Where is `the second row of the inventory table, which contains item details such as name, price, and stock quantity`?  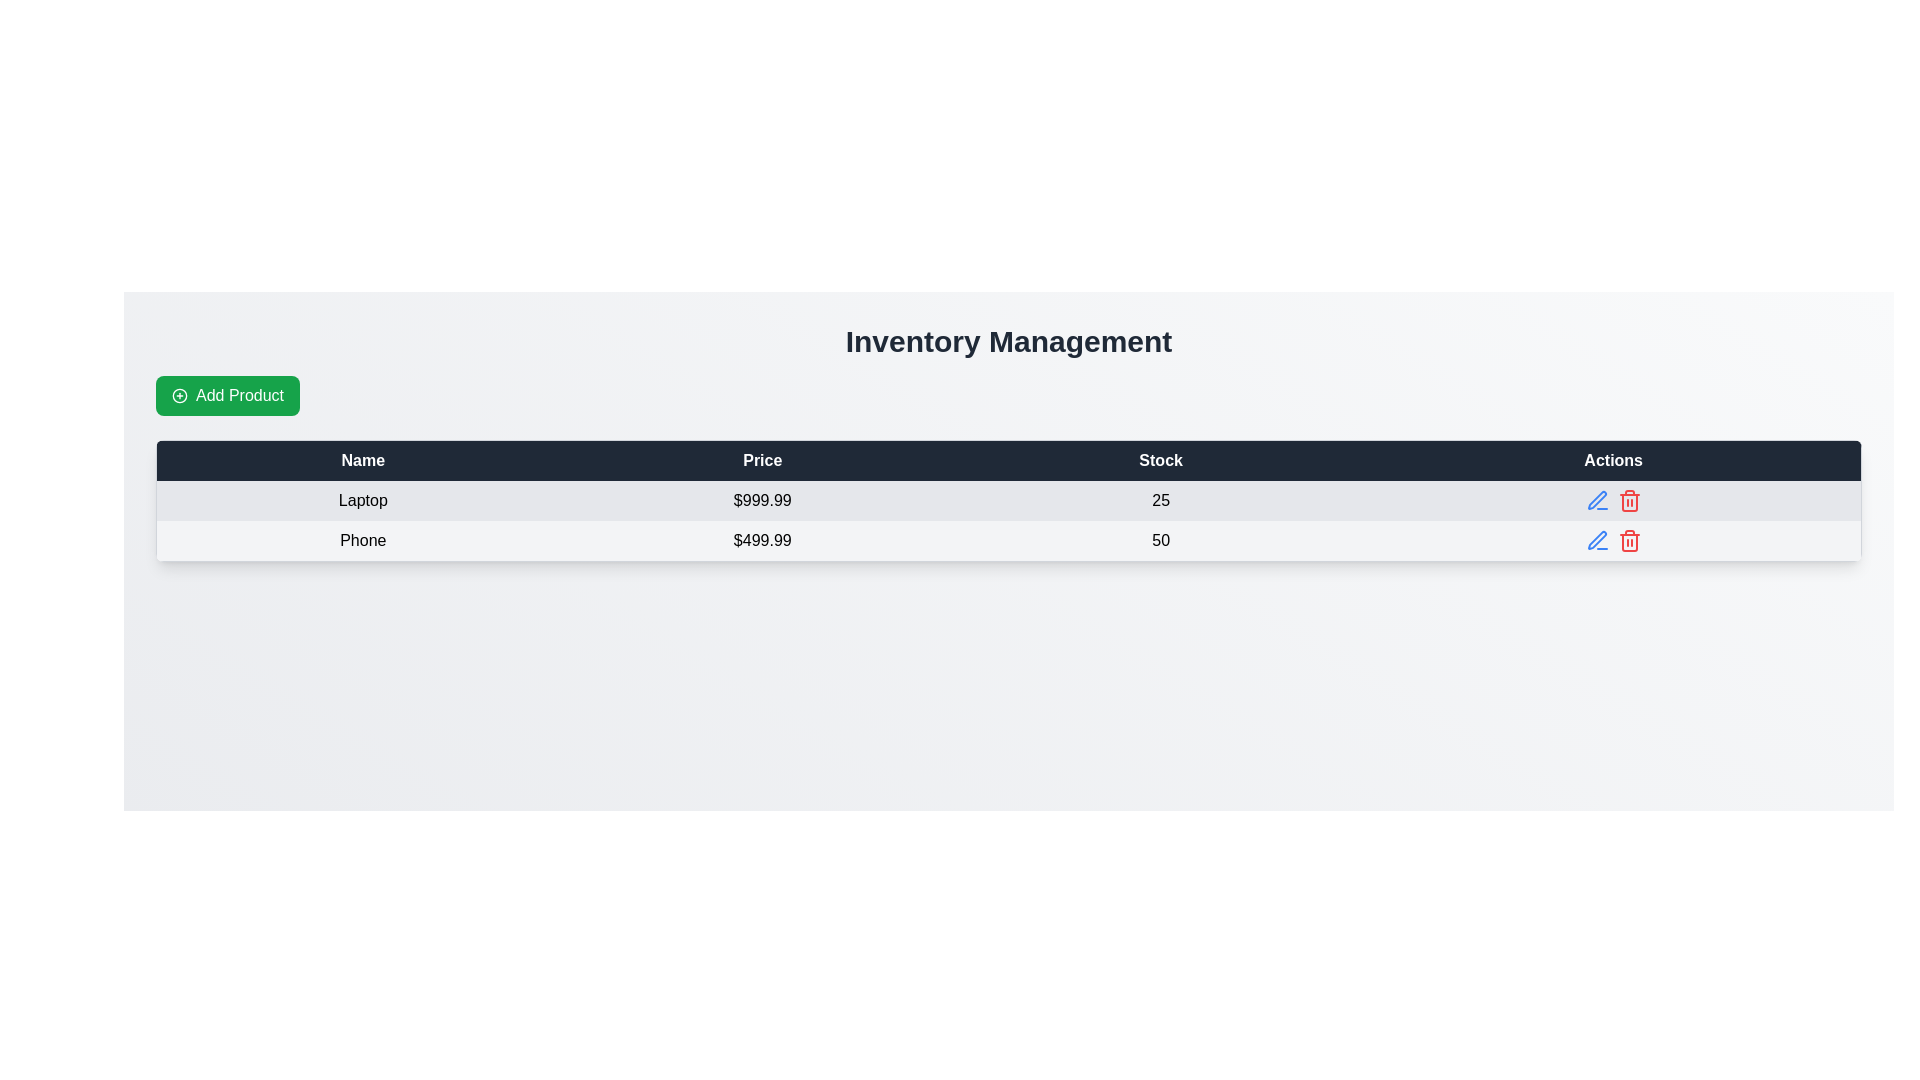
the second row of the inventory table, which contains item details such as name, price, and stock quantity is located at coordinates (1008, 540).